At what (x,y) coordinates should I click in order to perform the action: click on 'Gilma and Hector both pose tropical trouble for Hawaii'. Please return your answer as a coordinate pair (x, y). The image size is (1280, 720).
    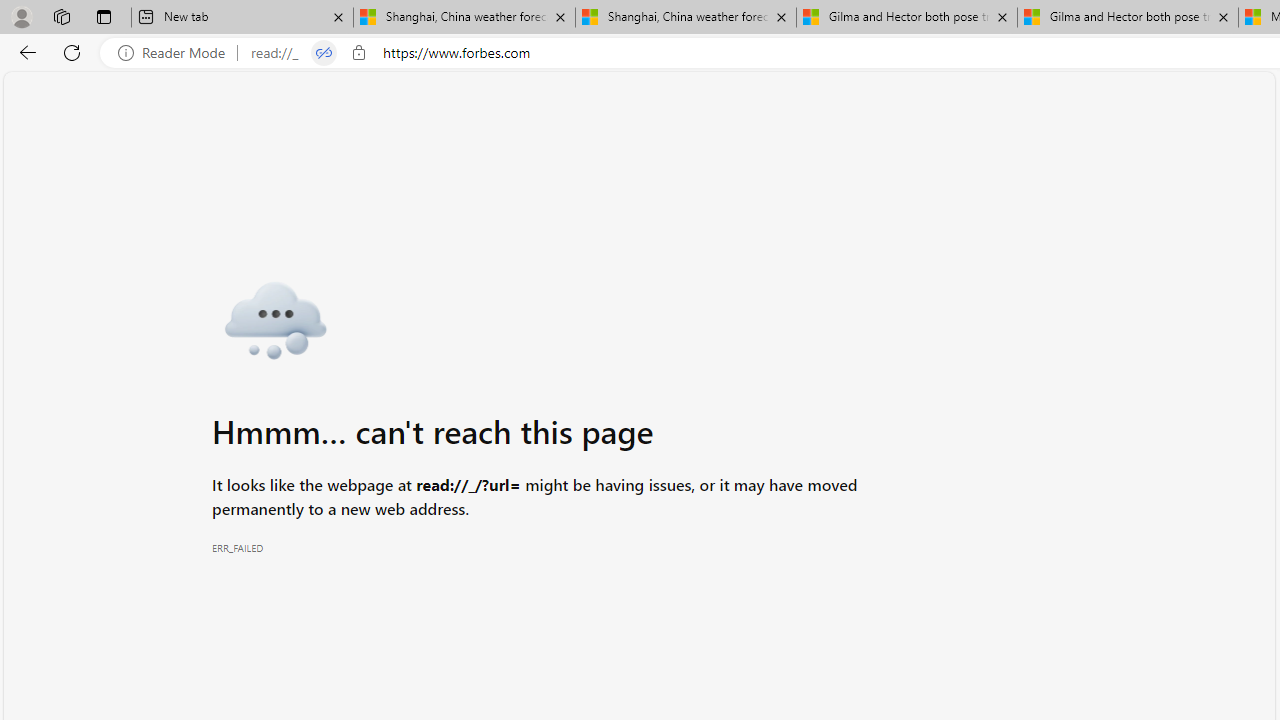
    Looking at the image, I should click on (1127, 17).